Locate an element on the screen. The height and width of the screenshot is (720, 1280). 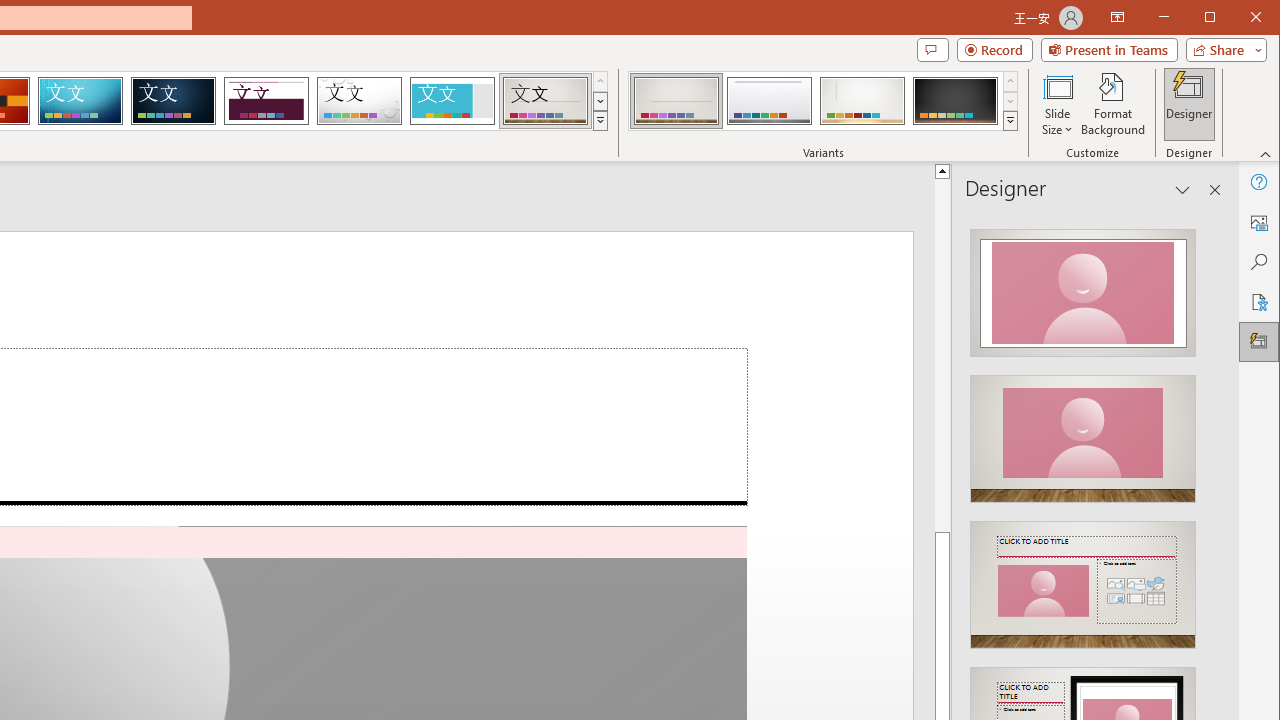
'Gallery Variant 4' is located at coordinates (954, 100).